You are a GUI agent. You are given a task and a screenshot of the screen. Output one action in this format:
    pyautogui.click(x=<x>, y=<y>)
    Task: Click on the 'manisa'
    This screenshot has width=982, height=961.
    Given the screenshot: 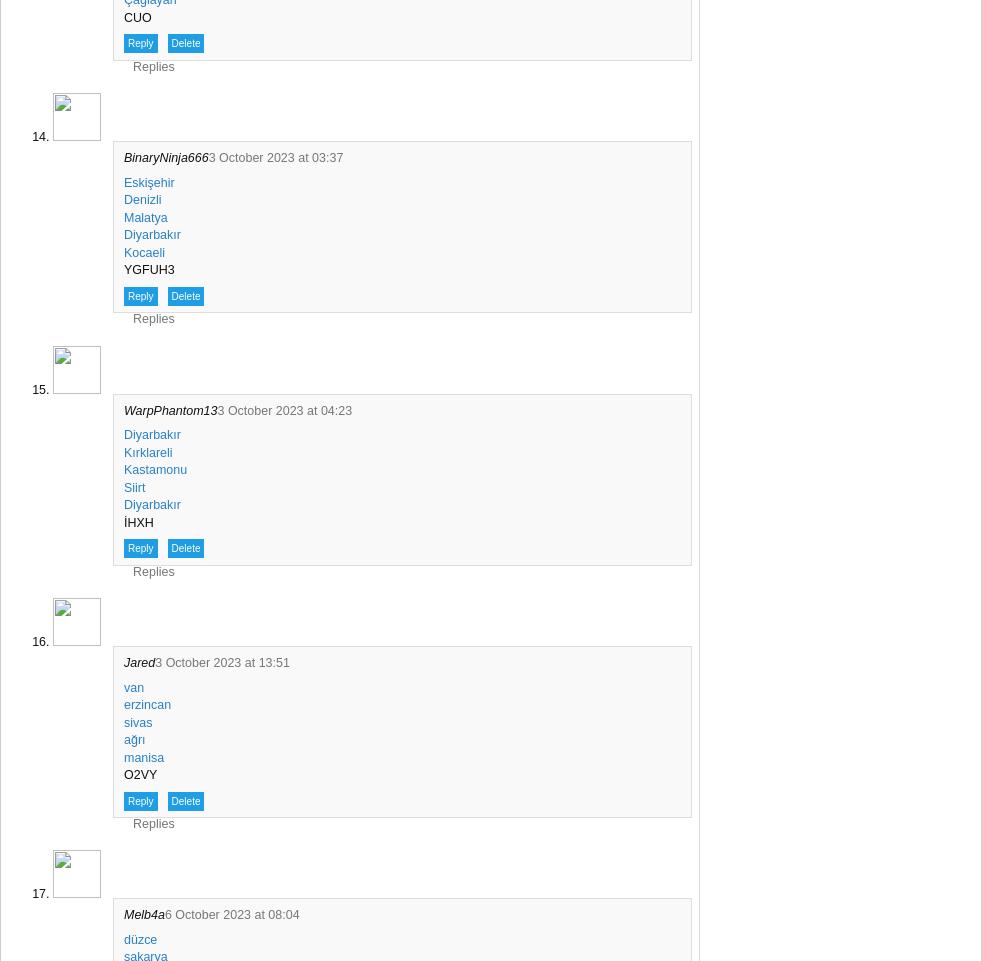 What is the action you would take?
    pyautogui.click(x=142, y=755)
    